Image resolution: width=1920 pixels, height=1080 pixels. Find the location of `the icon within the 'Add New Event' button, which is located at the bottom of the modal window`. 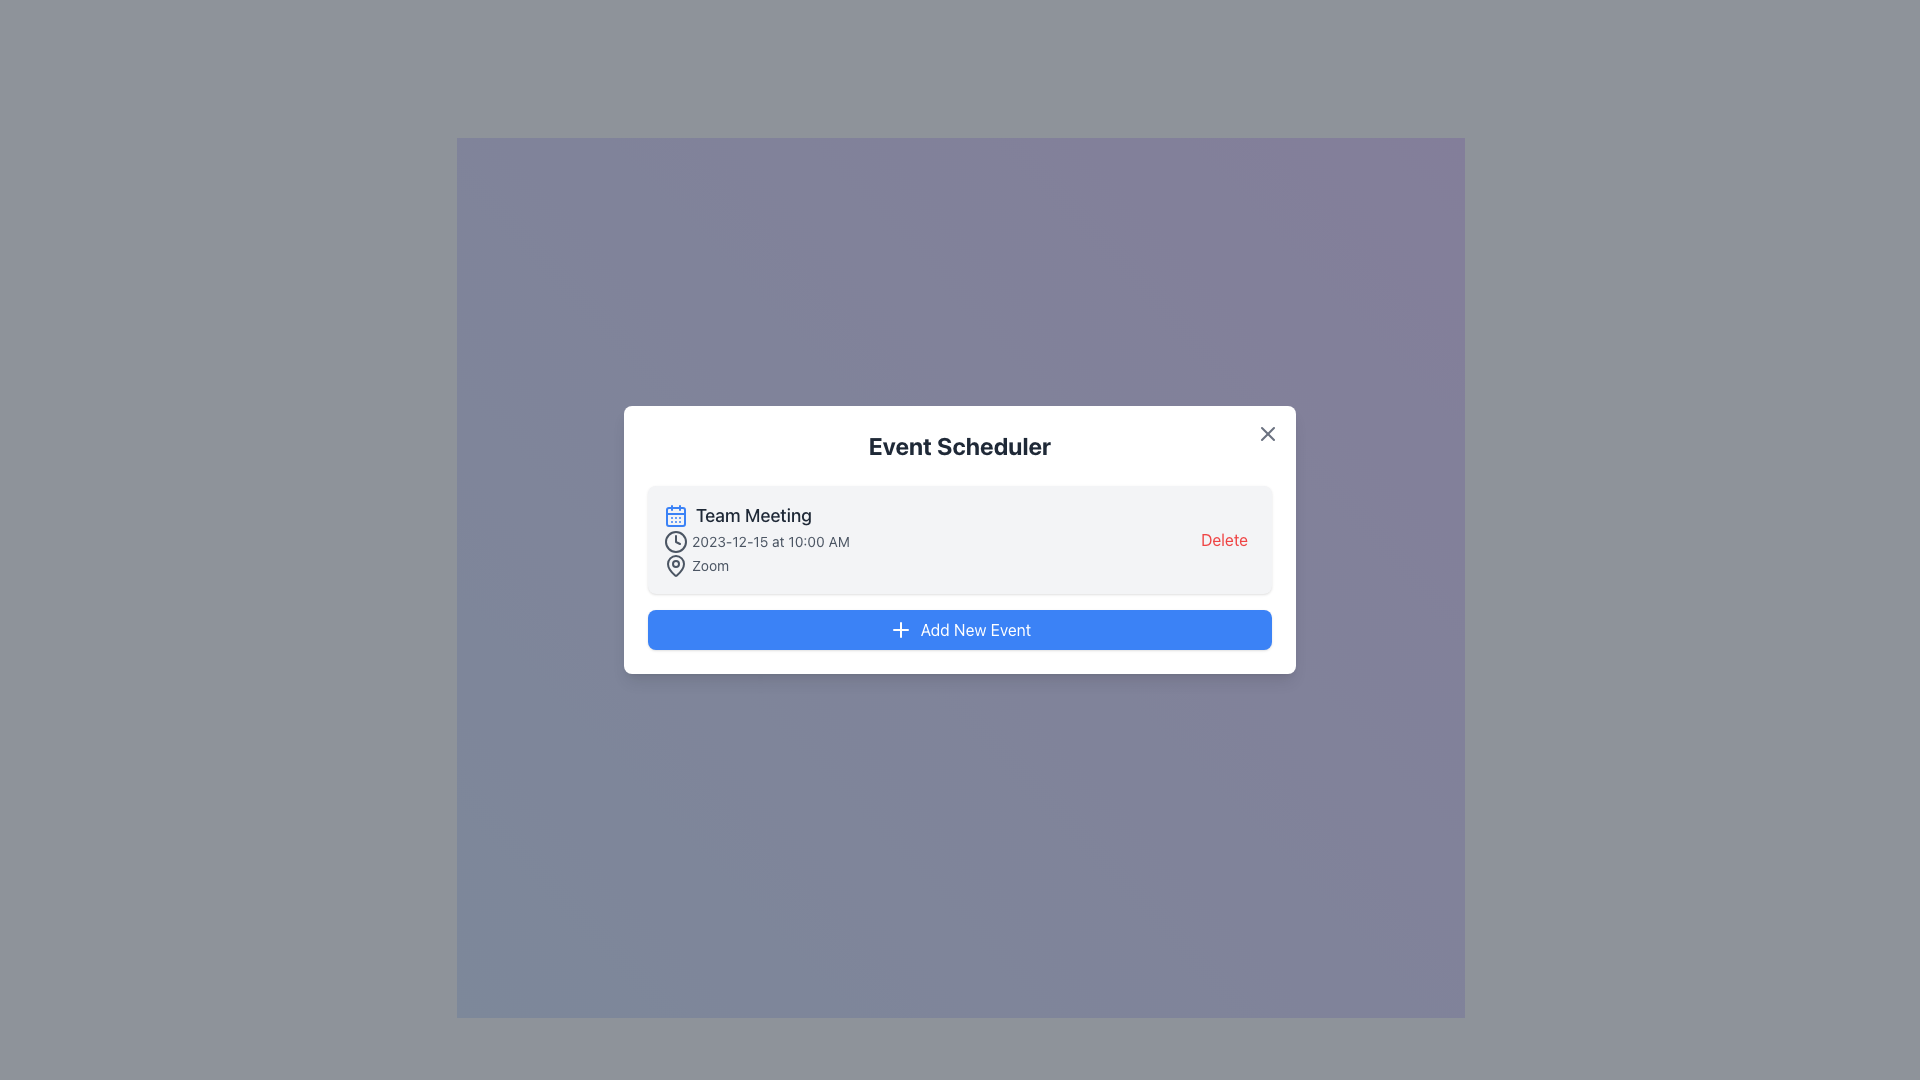

the icon within the 'Add New Event' button, which is located at the bottom of the modal window is located at coordinates (899, 628).